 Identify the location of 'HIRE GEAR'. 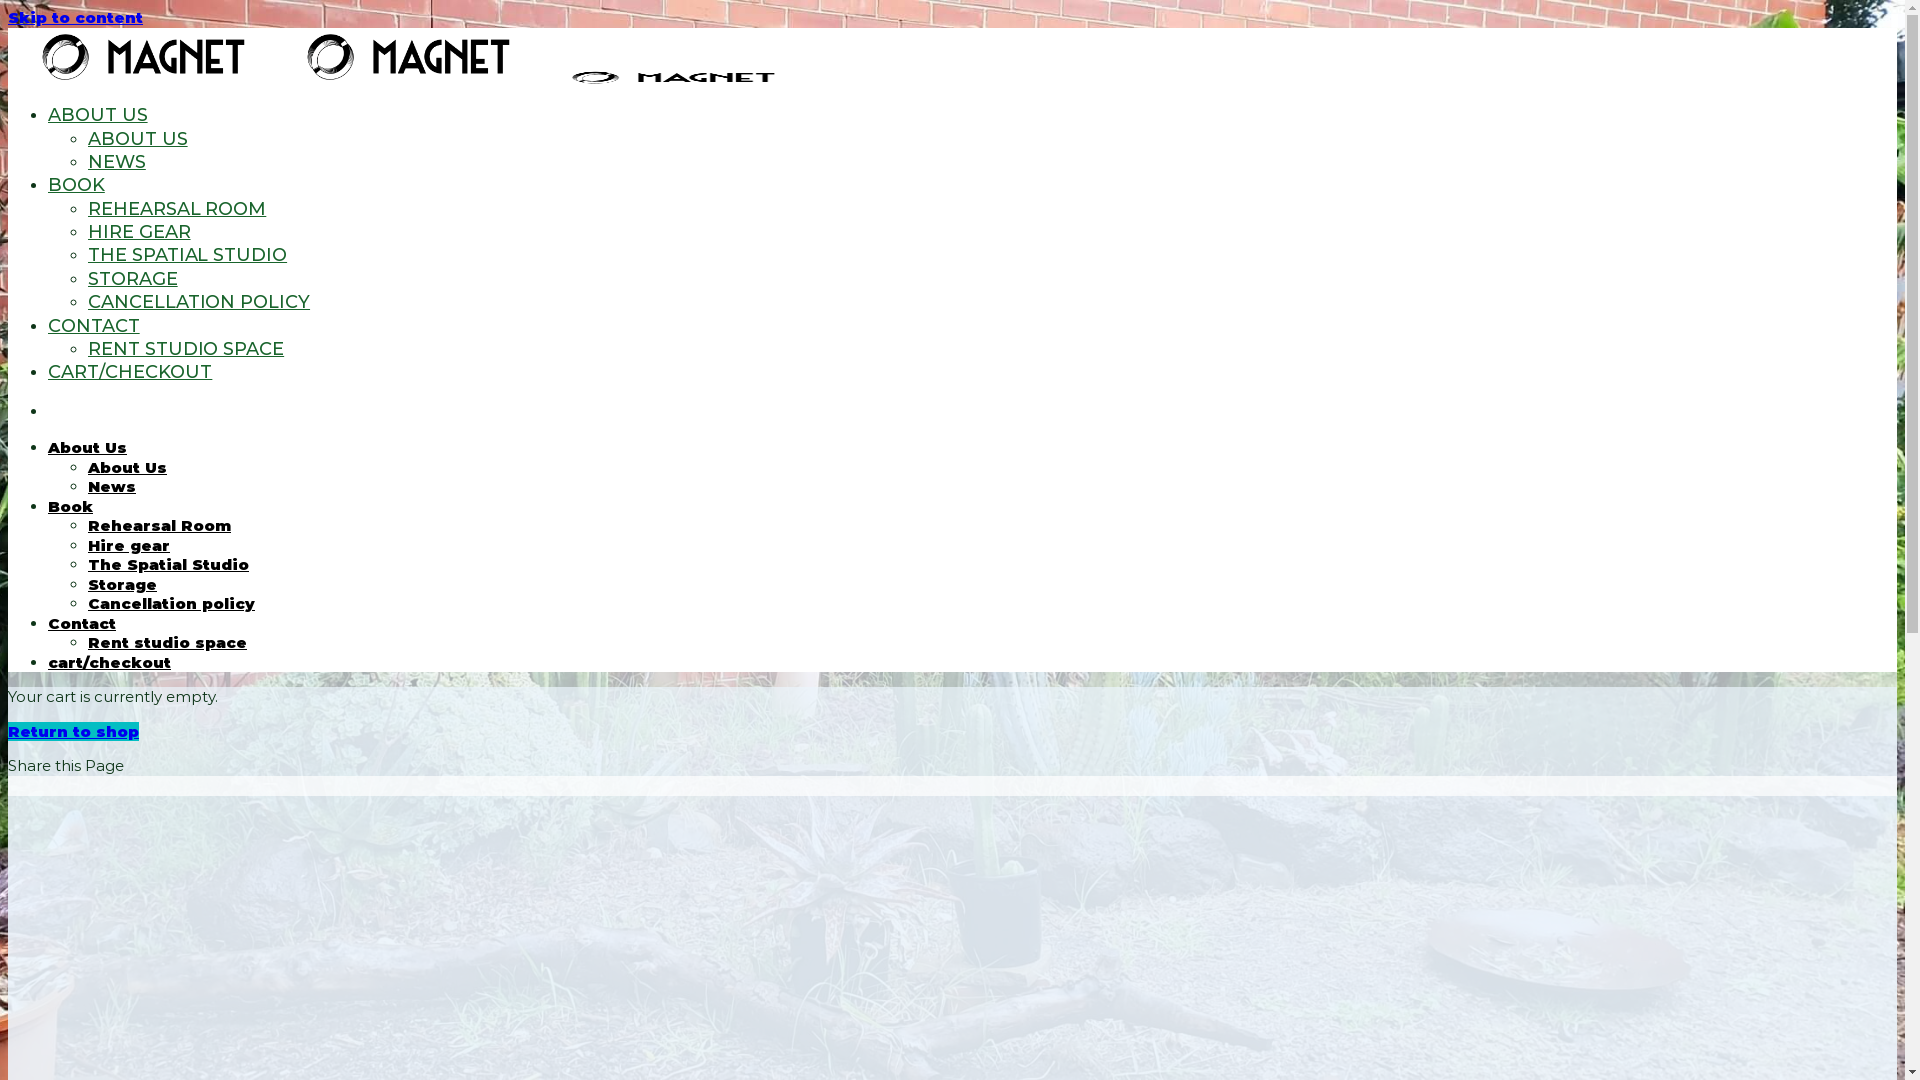
(138, 230).